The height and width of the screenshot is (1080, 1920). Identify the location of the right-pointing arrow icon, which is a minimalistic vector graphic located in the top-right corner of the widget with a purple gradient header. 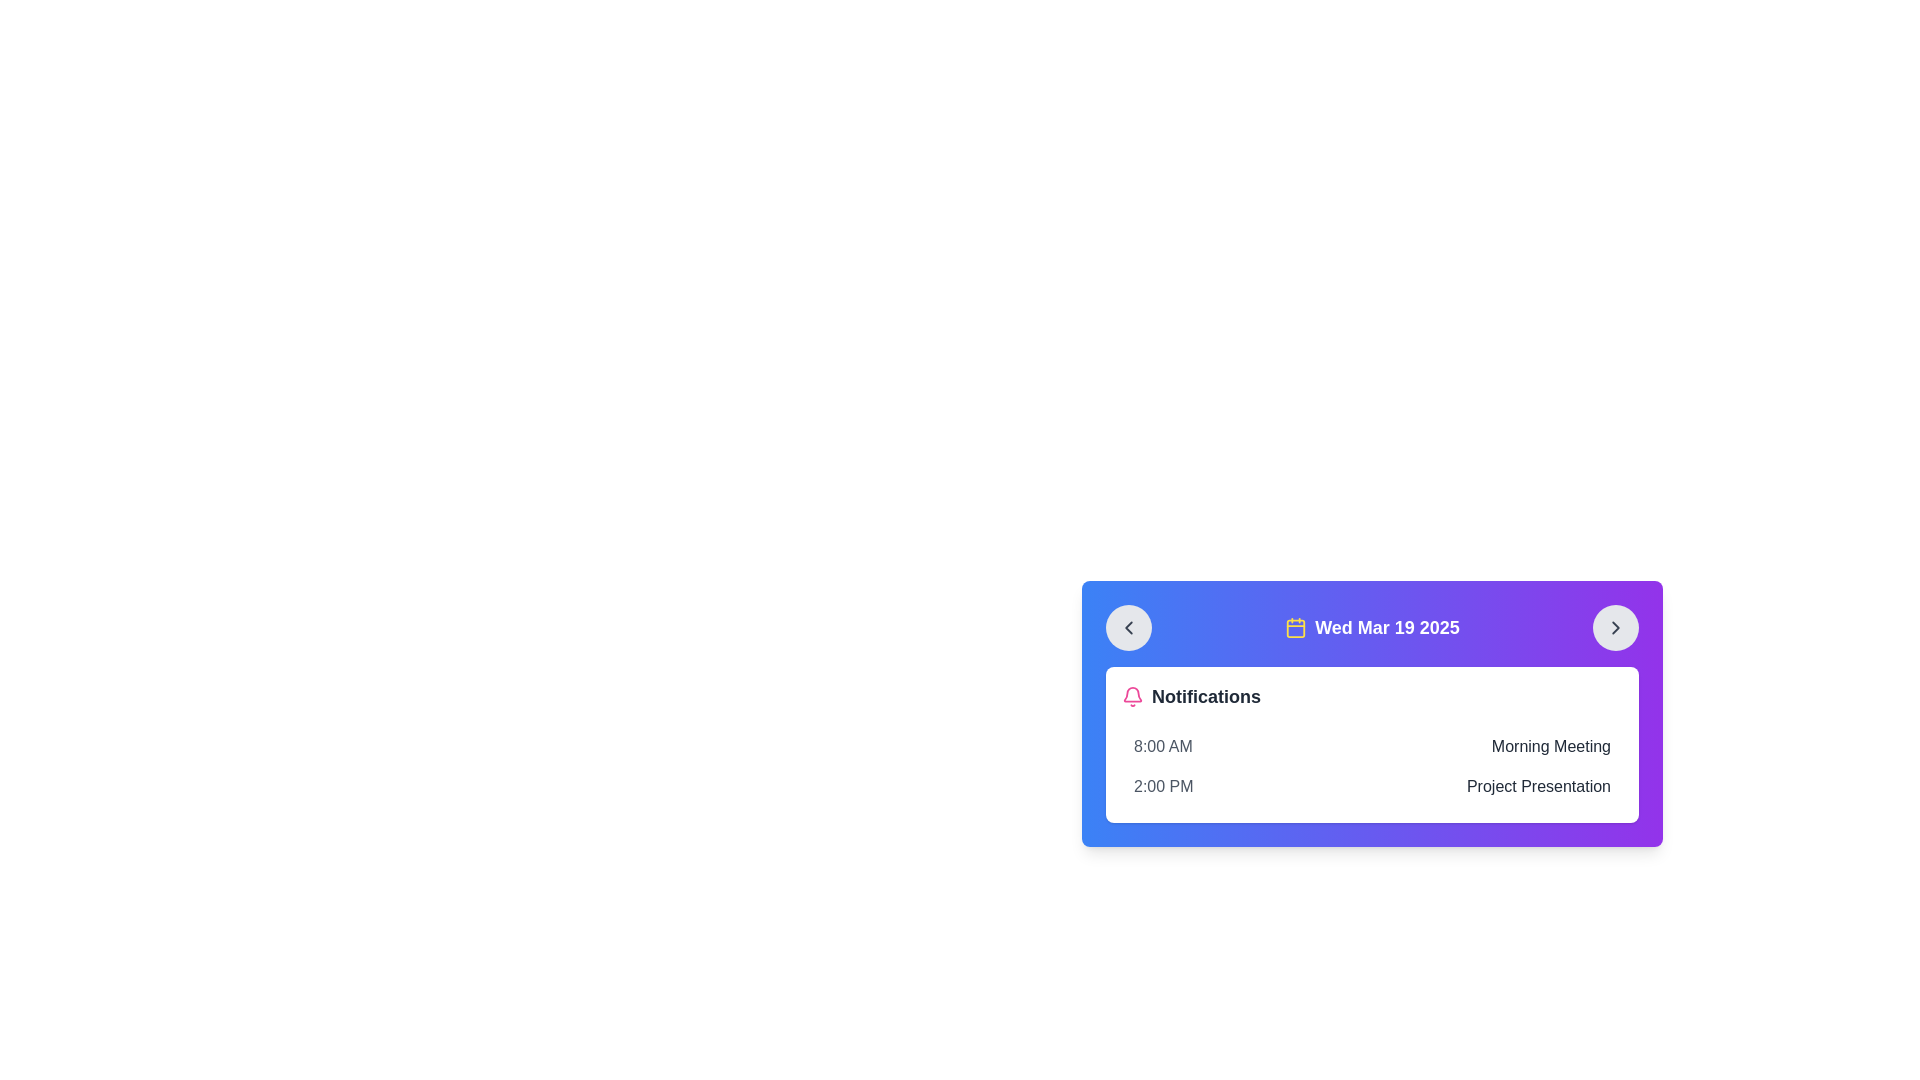
(1616, 627).